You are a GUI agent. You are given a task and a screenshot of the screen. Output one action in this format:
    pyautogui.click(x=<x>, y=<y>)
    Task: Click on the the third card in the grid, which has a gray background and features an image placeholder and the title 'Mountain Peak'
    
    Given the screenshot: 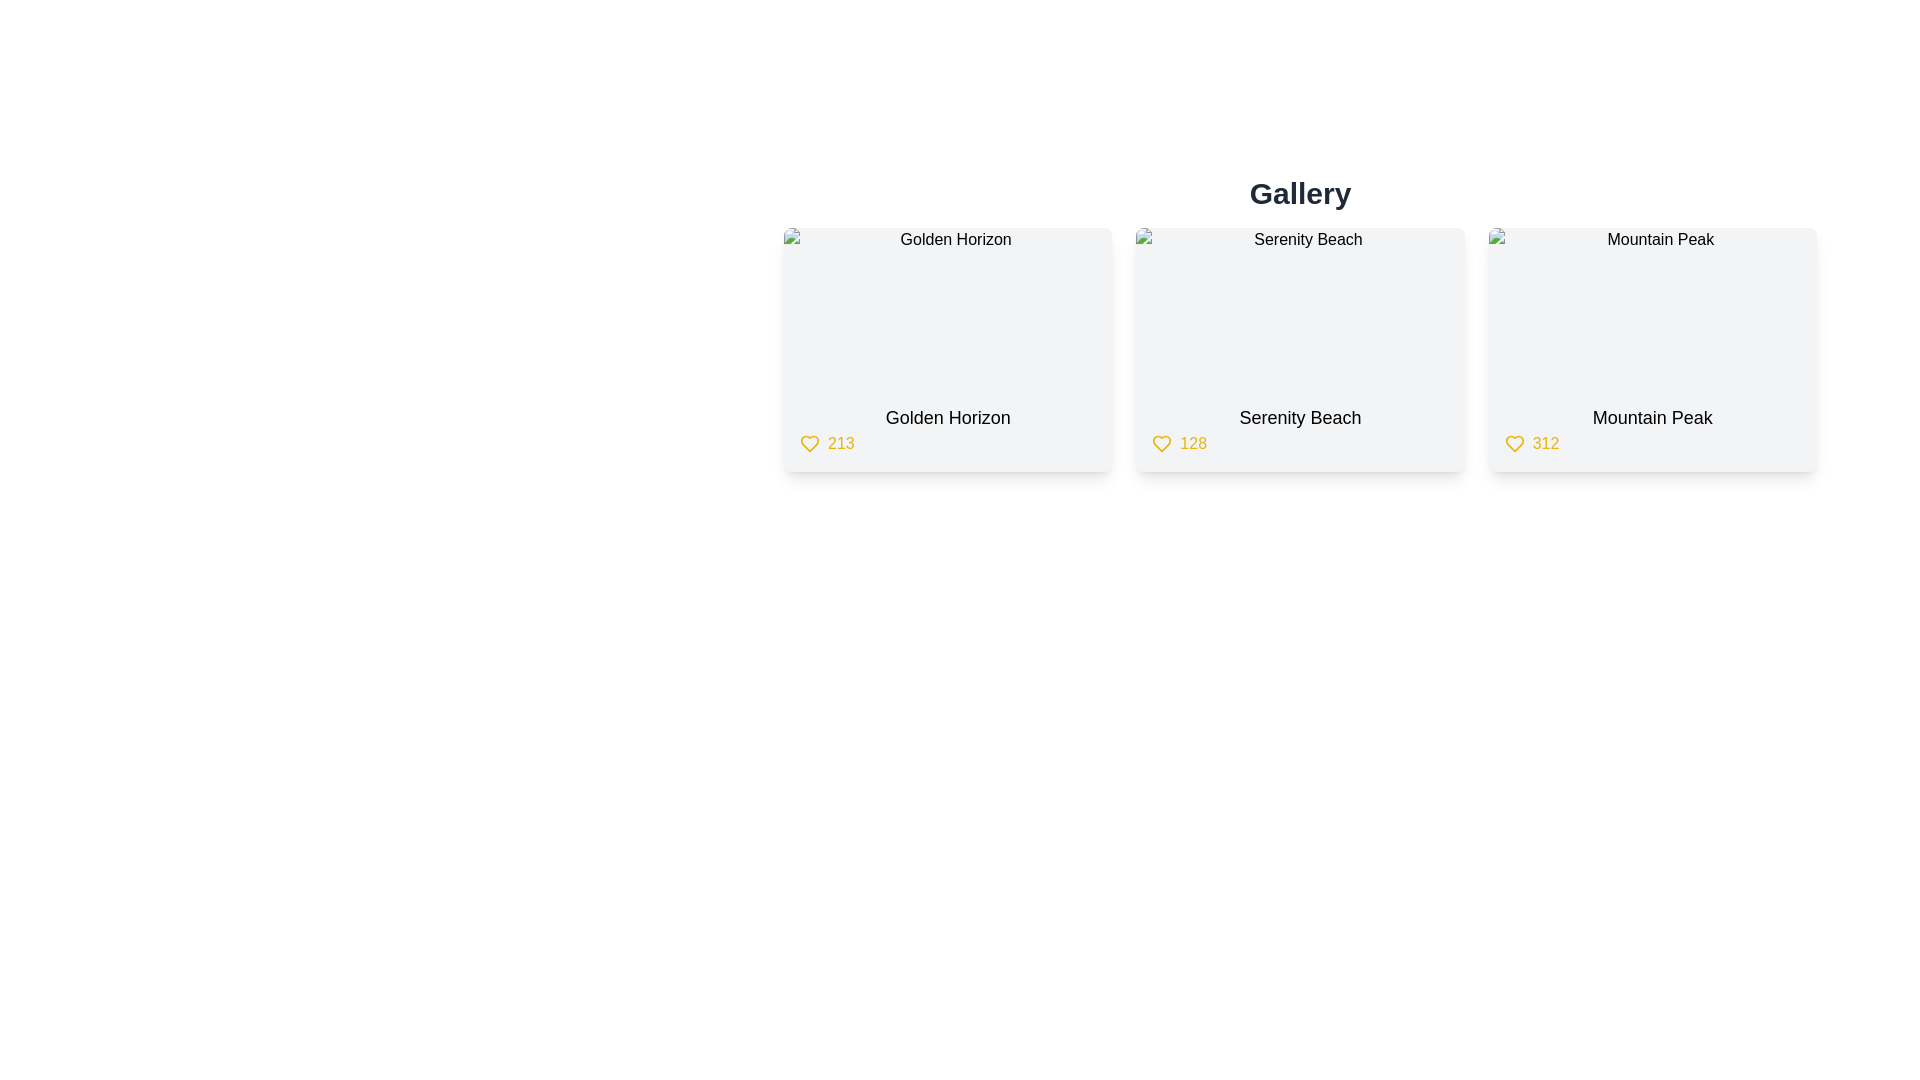 What is the action you would take?
    pyautogui.click(x=1652, y=349)
    